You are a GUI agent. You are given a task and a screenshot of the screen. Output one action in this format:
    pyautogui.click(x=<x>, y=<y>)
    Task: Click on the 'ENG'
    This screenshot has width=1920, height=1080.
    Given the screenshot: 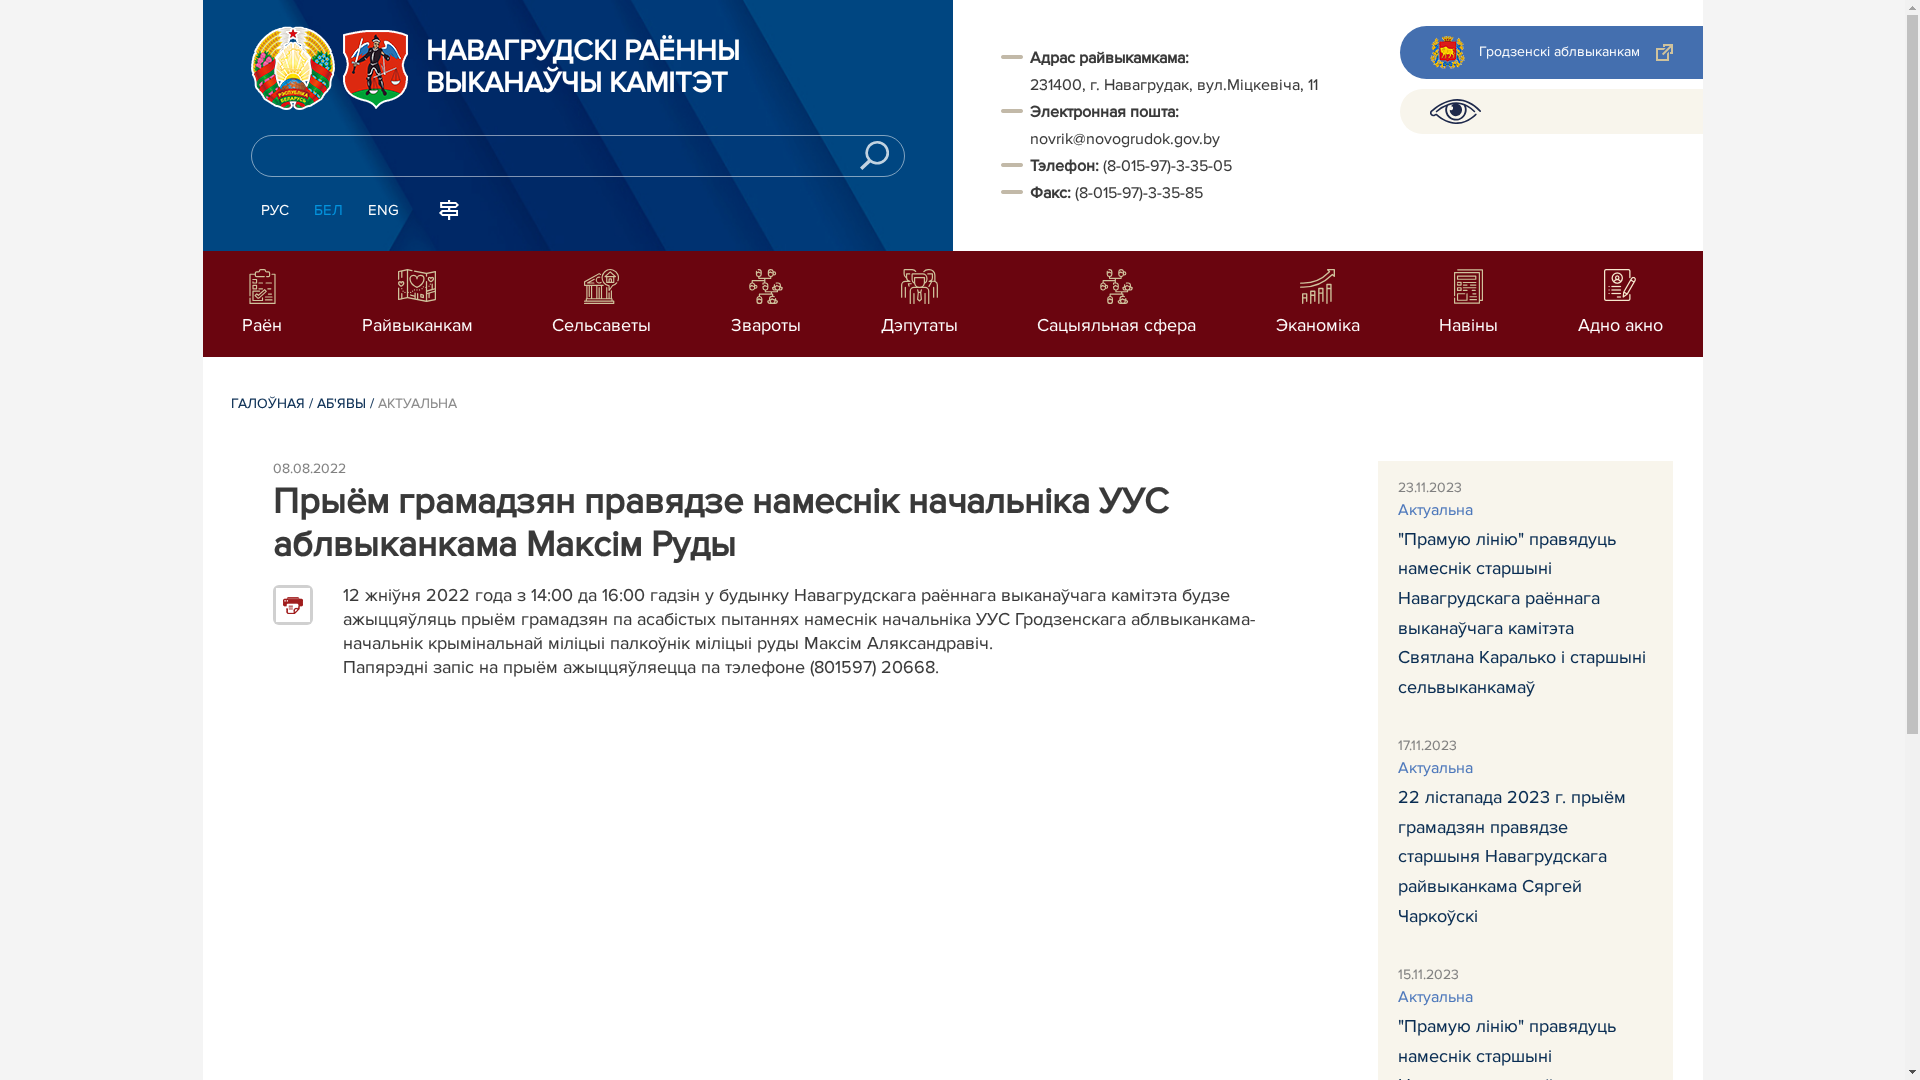 What is the action you would take?
    pyautogui.click(x=383, y=211)
    